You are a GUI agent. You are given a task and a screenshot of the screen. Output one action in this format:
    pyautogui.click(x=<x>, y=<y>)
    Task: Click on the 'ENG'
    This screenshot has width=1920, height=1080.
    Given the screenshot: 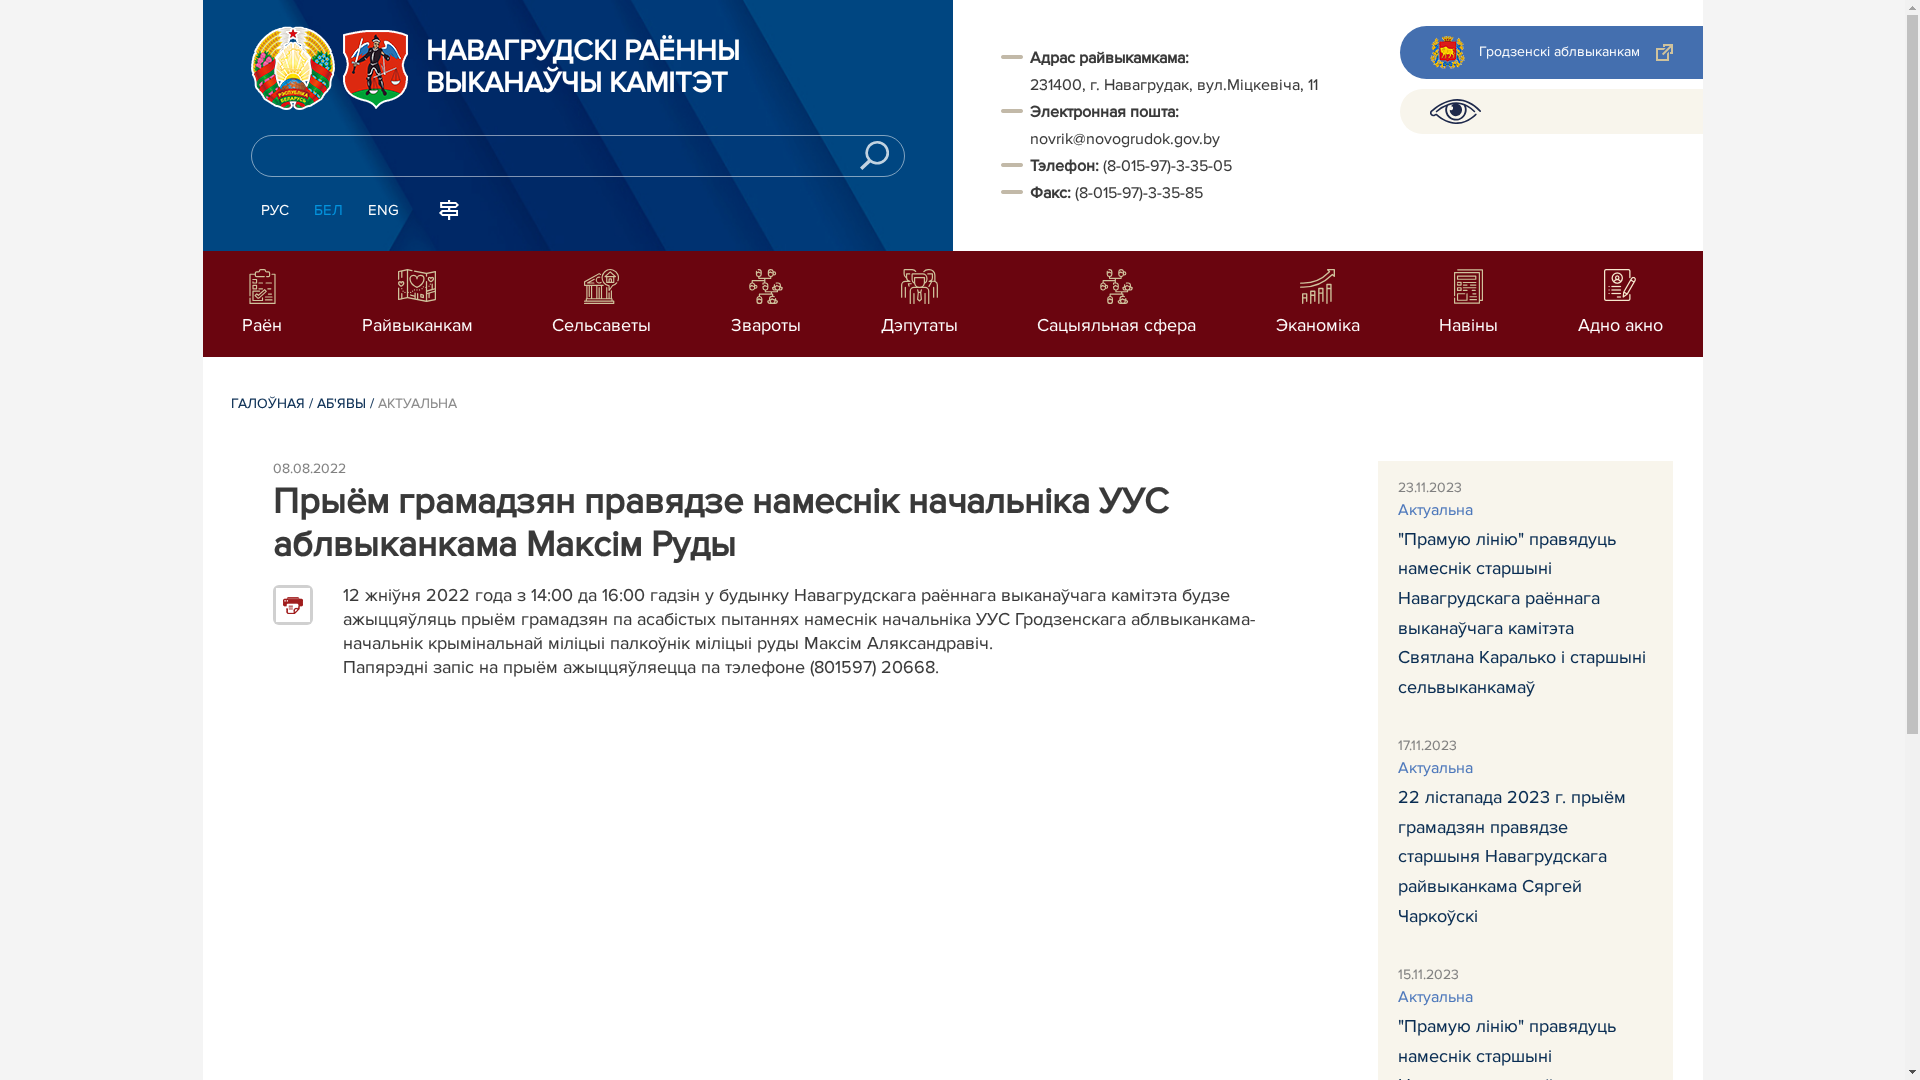 What is the action you would take?
    pyautogui.click(x=383, y=211)
    